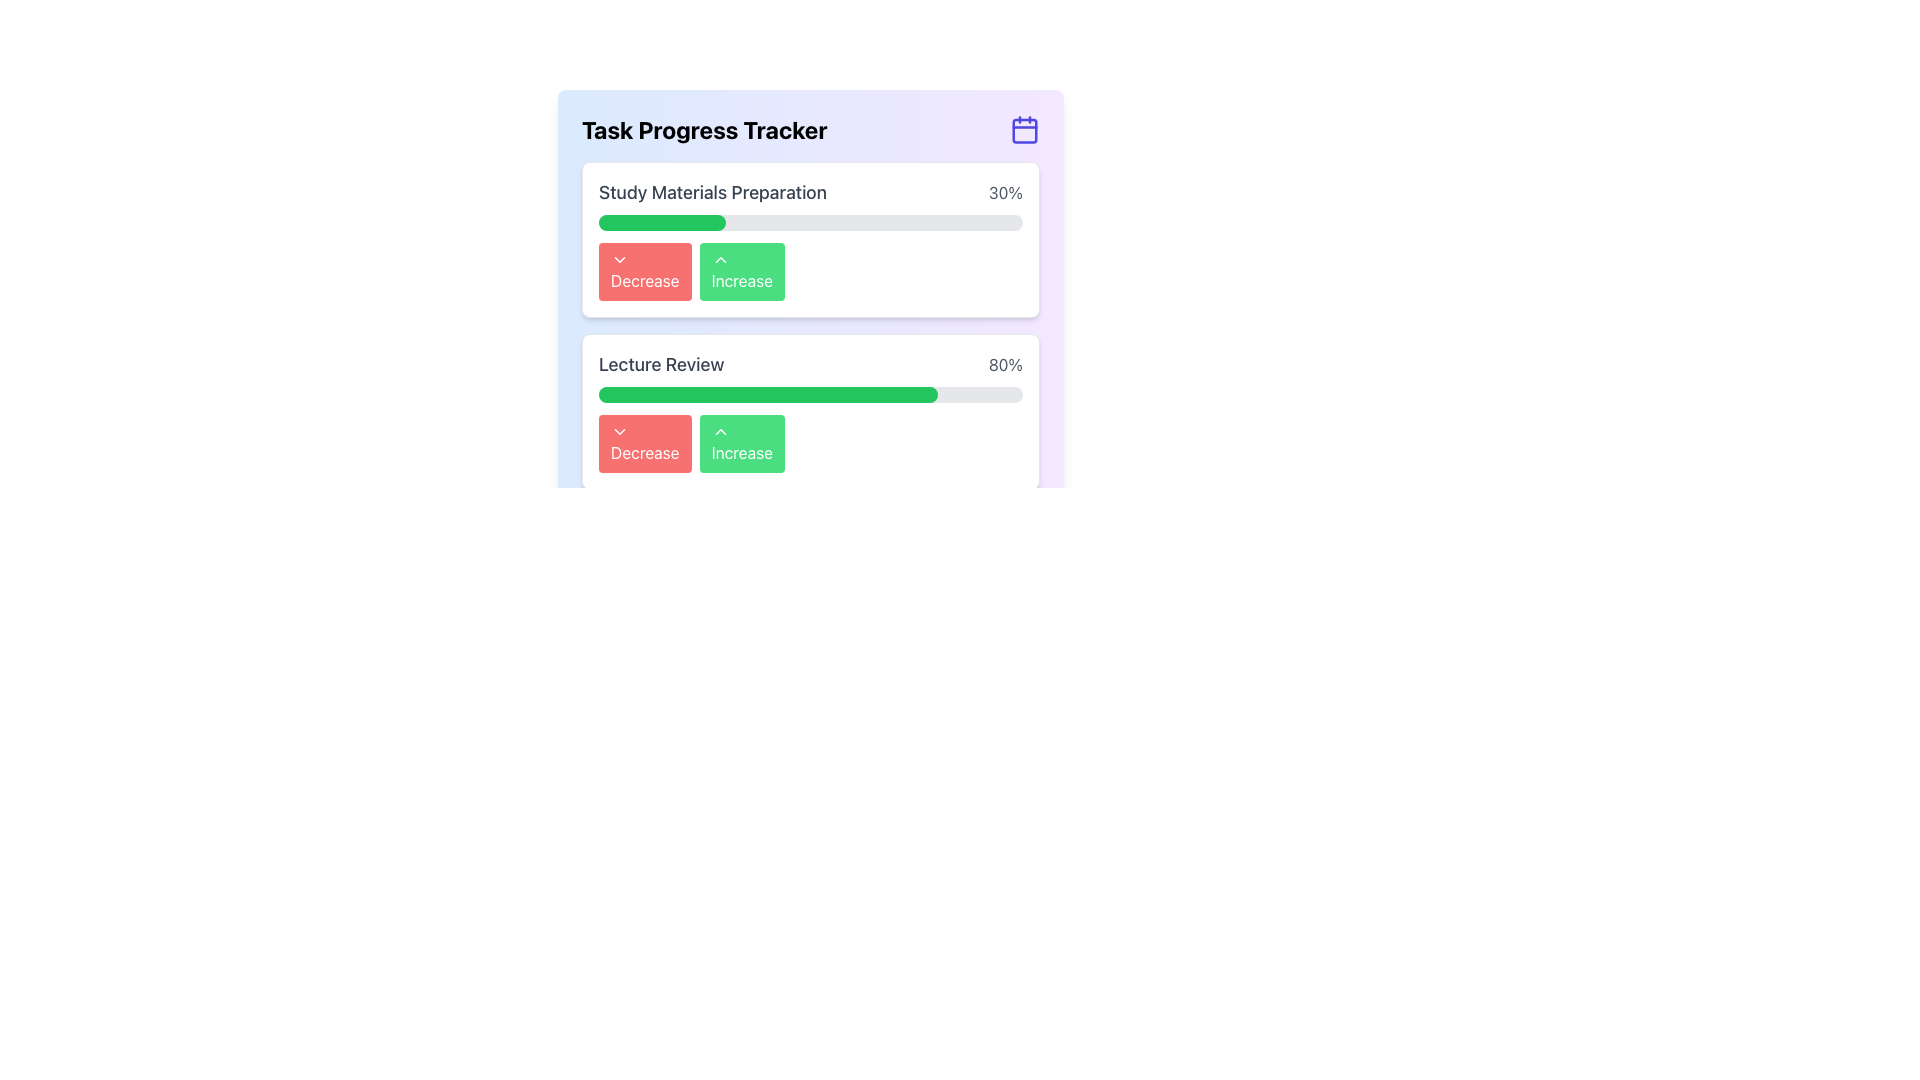 This screenshot has height=1080, width=1920. Describe the element at coordinates (1006, 192) in the screenshot. I see `the text label displaying '30%' which is styled in a subdued gray color and positioned at the top-right corner near the title 'Study Materials Preparation'` at that location.